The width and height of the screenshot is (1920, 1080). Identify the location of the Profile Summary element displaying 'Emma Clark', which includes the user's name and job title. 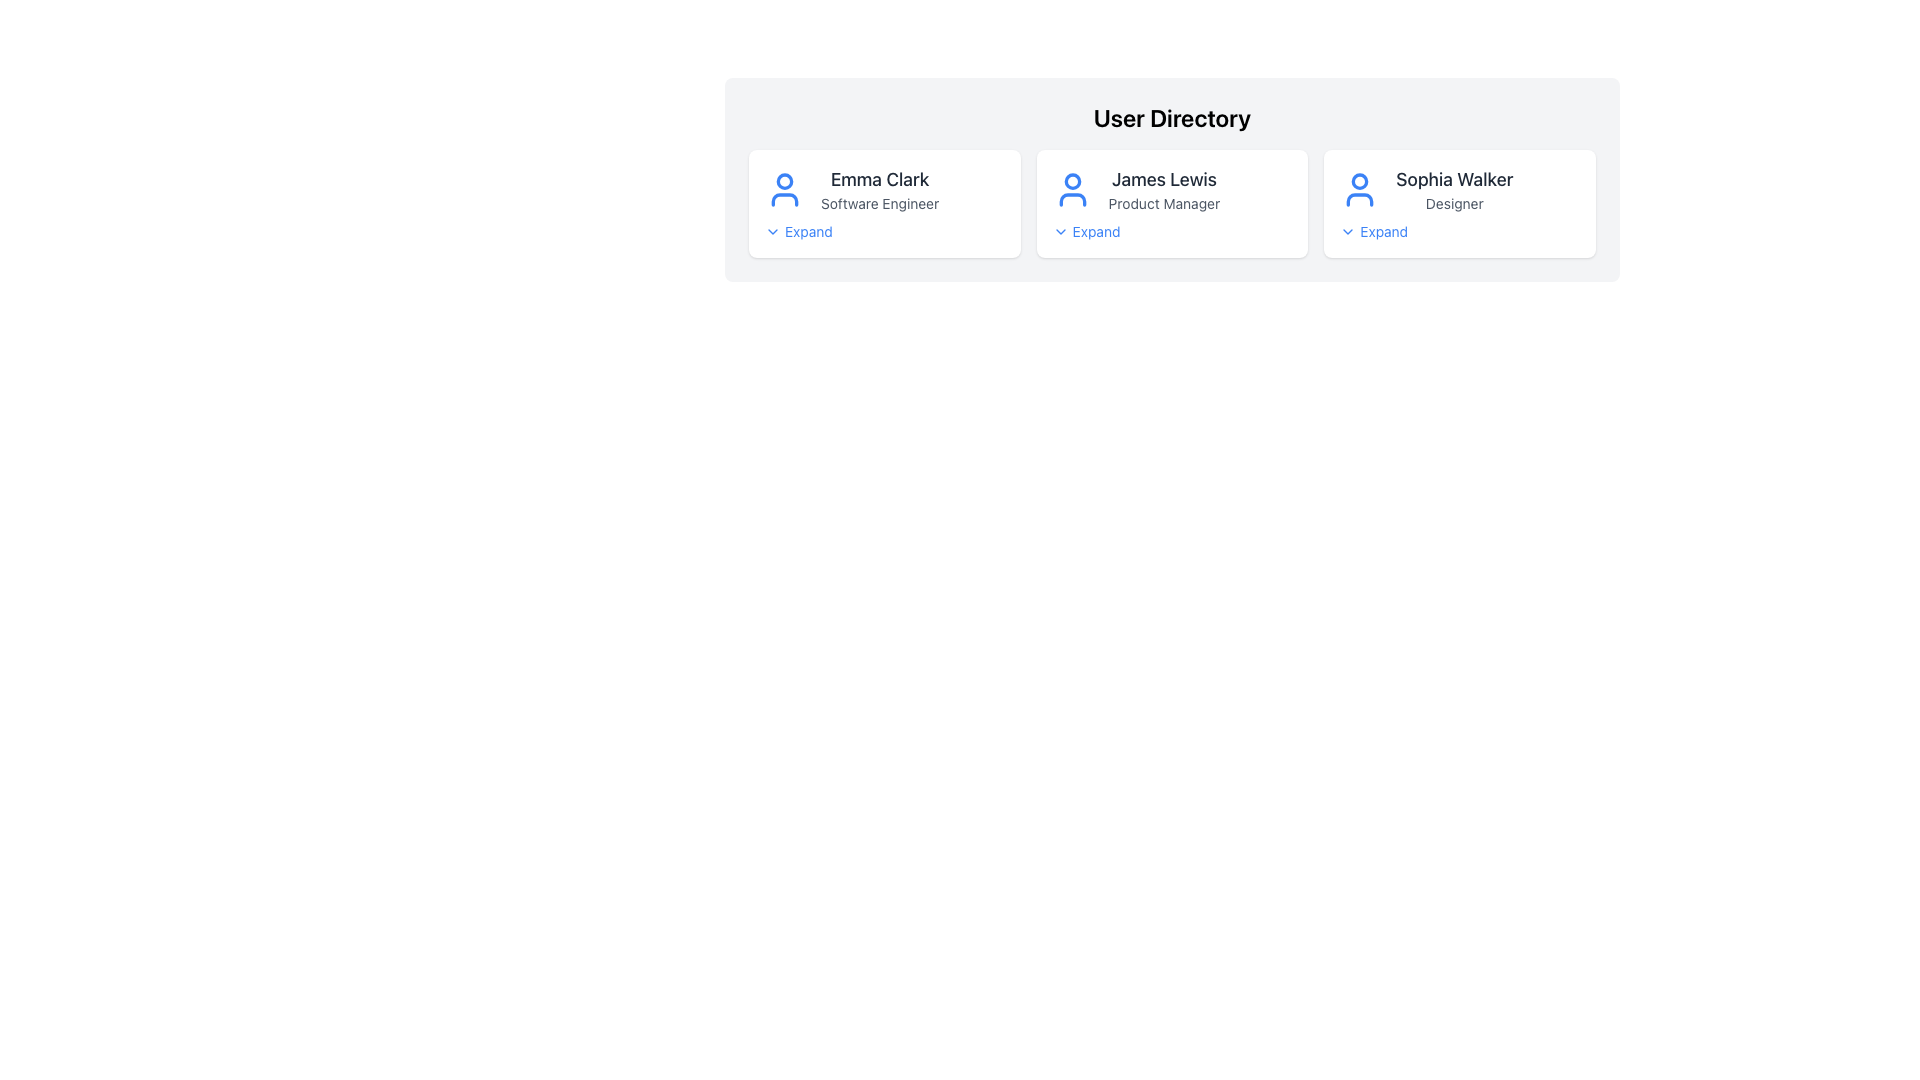
(883, 189).